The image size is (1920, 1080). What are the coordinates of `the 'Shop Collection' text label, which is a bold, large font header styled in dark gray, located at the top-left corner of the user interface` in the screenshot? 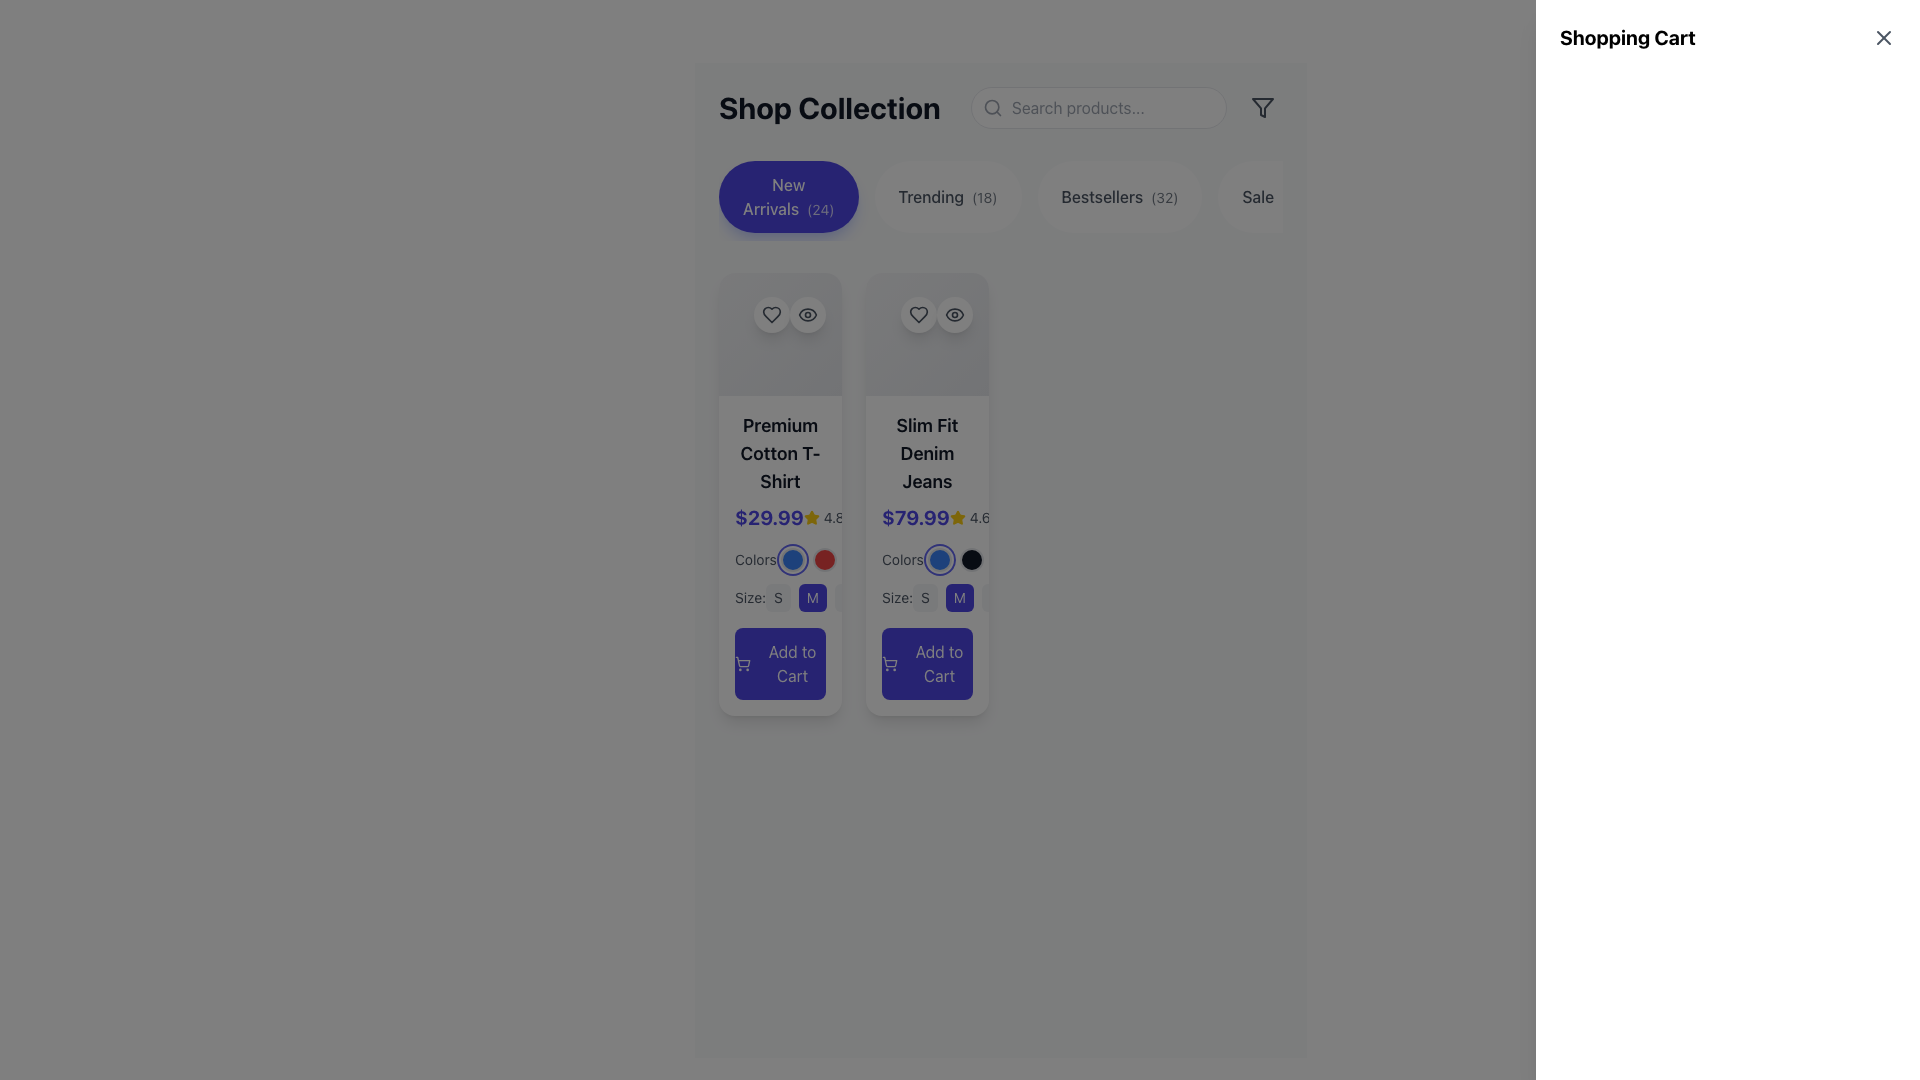 It's located at (829, 108).